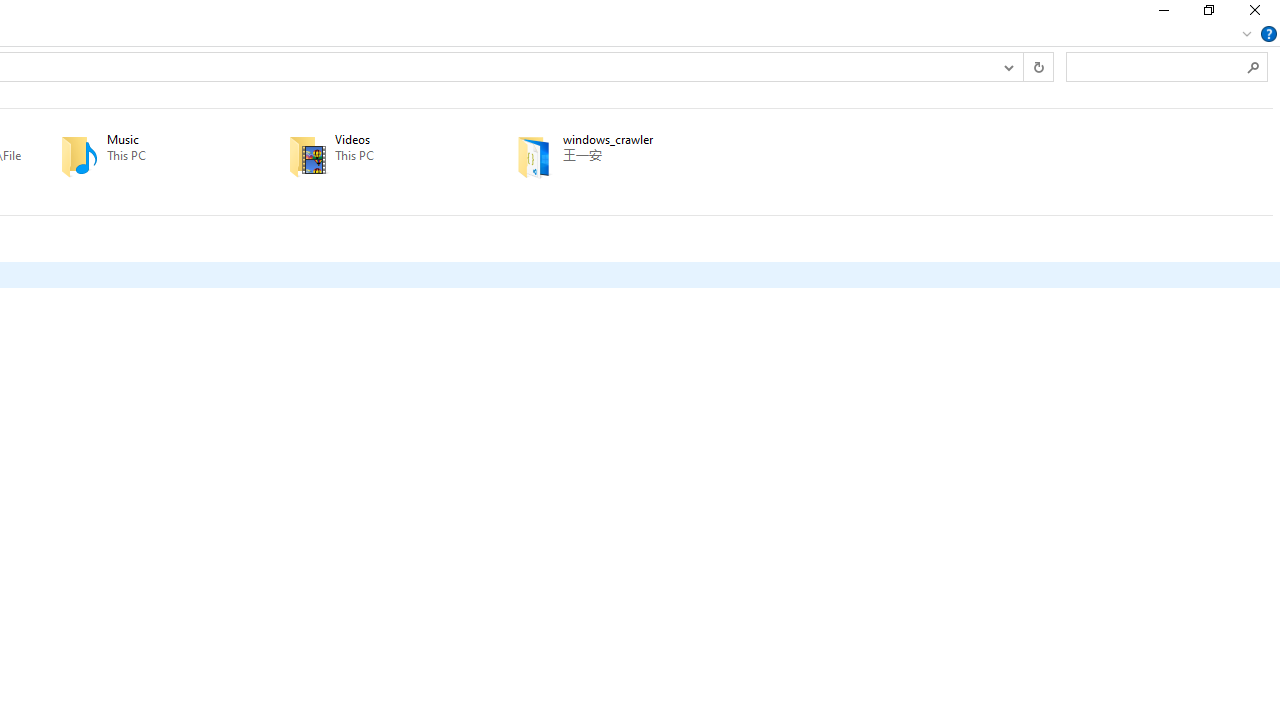 The height and width of the screenshot is (720, 1280). Describe the element at coordinates (1252, 65) in the screenshot. I see `'Search'` at that location.